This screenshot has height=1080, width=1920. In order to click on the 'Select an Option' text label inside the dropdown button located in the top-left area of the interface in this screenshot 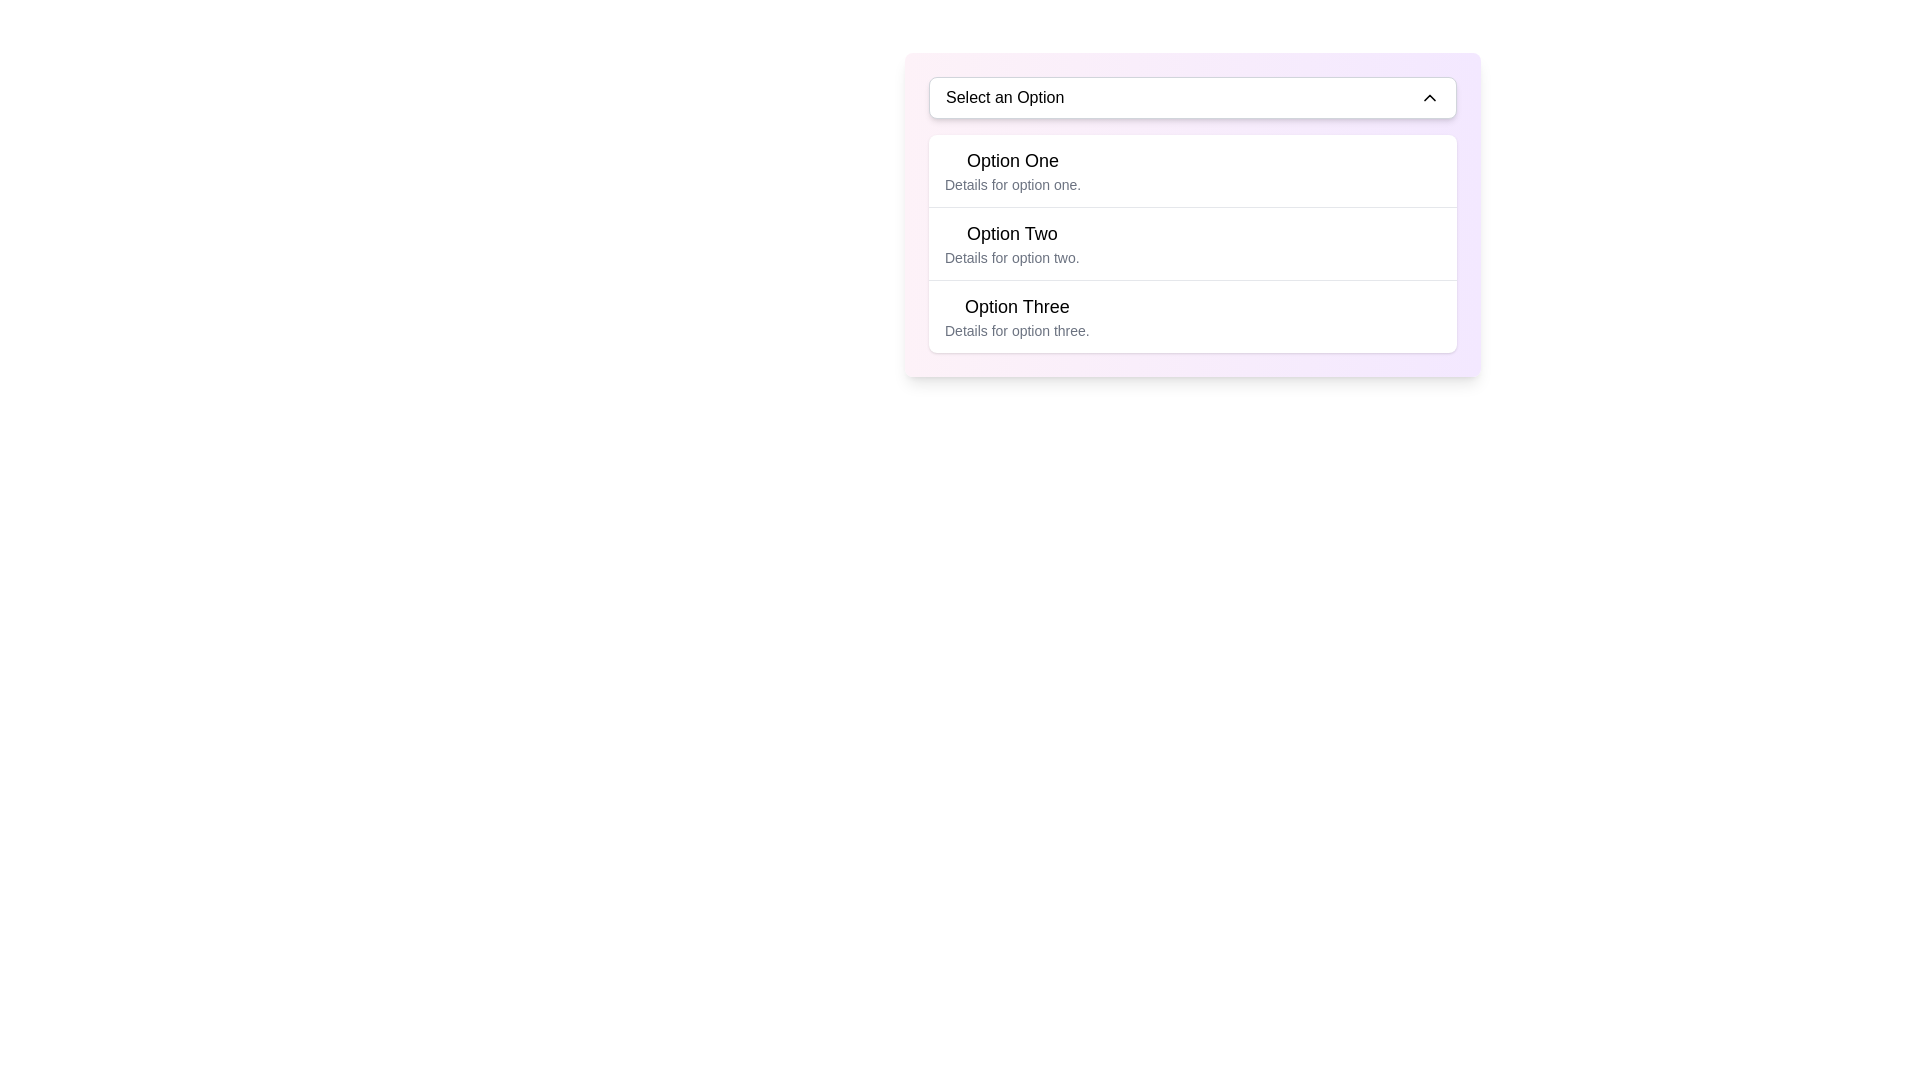, I will do `click(1005, 97)`.